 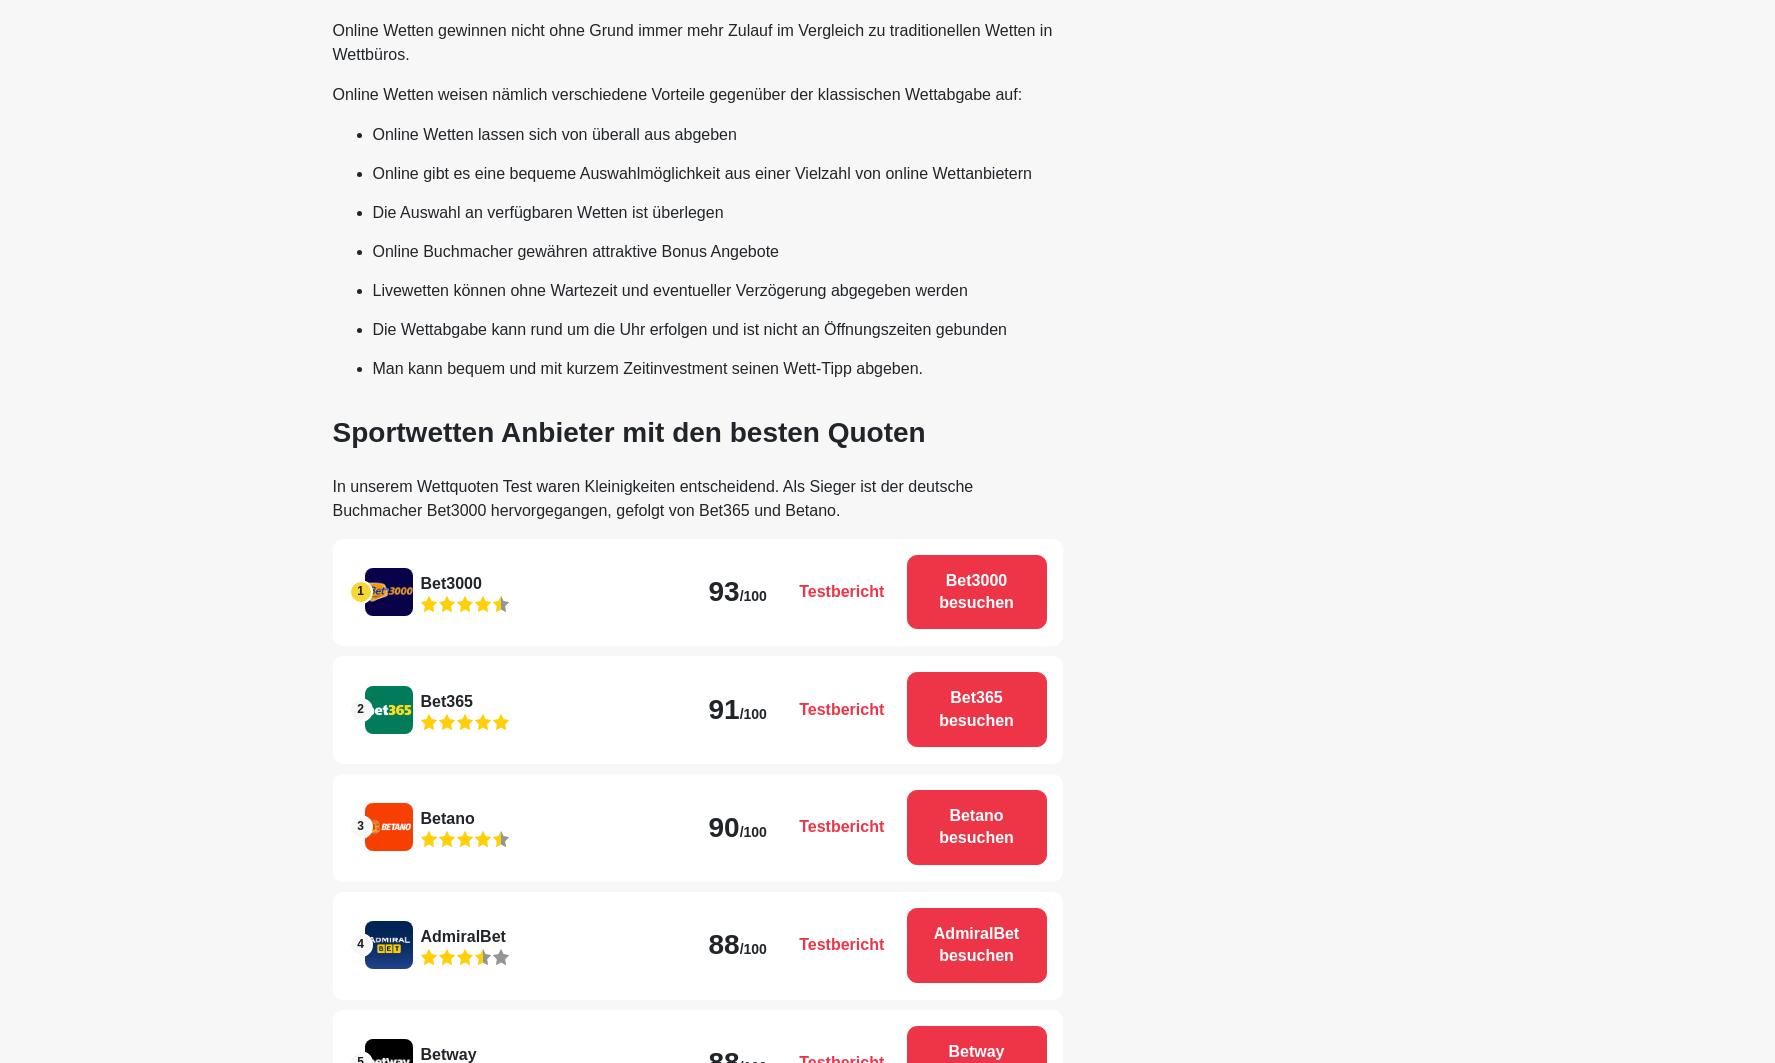 I want to click on 'Die Wettabgabe kann rund um die Uhr erfolgen und ist nicht an Öffnungszeiten gebunden', so click(x=688, y=328).